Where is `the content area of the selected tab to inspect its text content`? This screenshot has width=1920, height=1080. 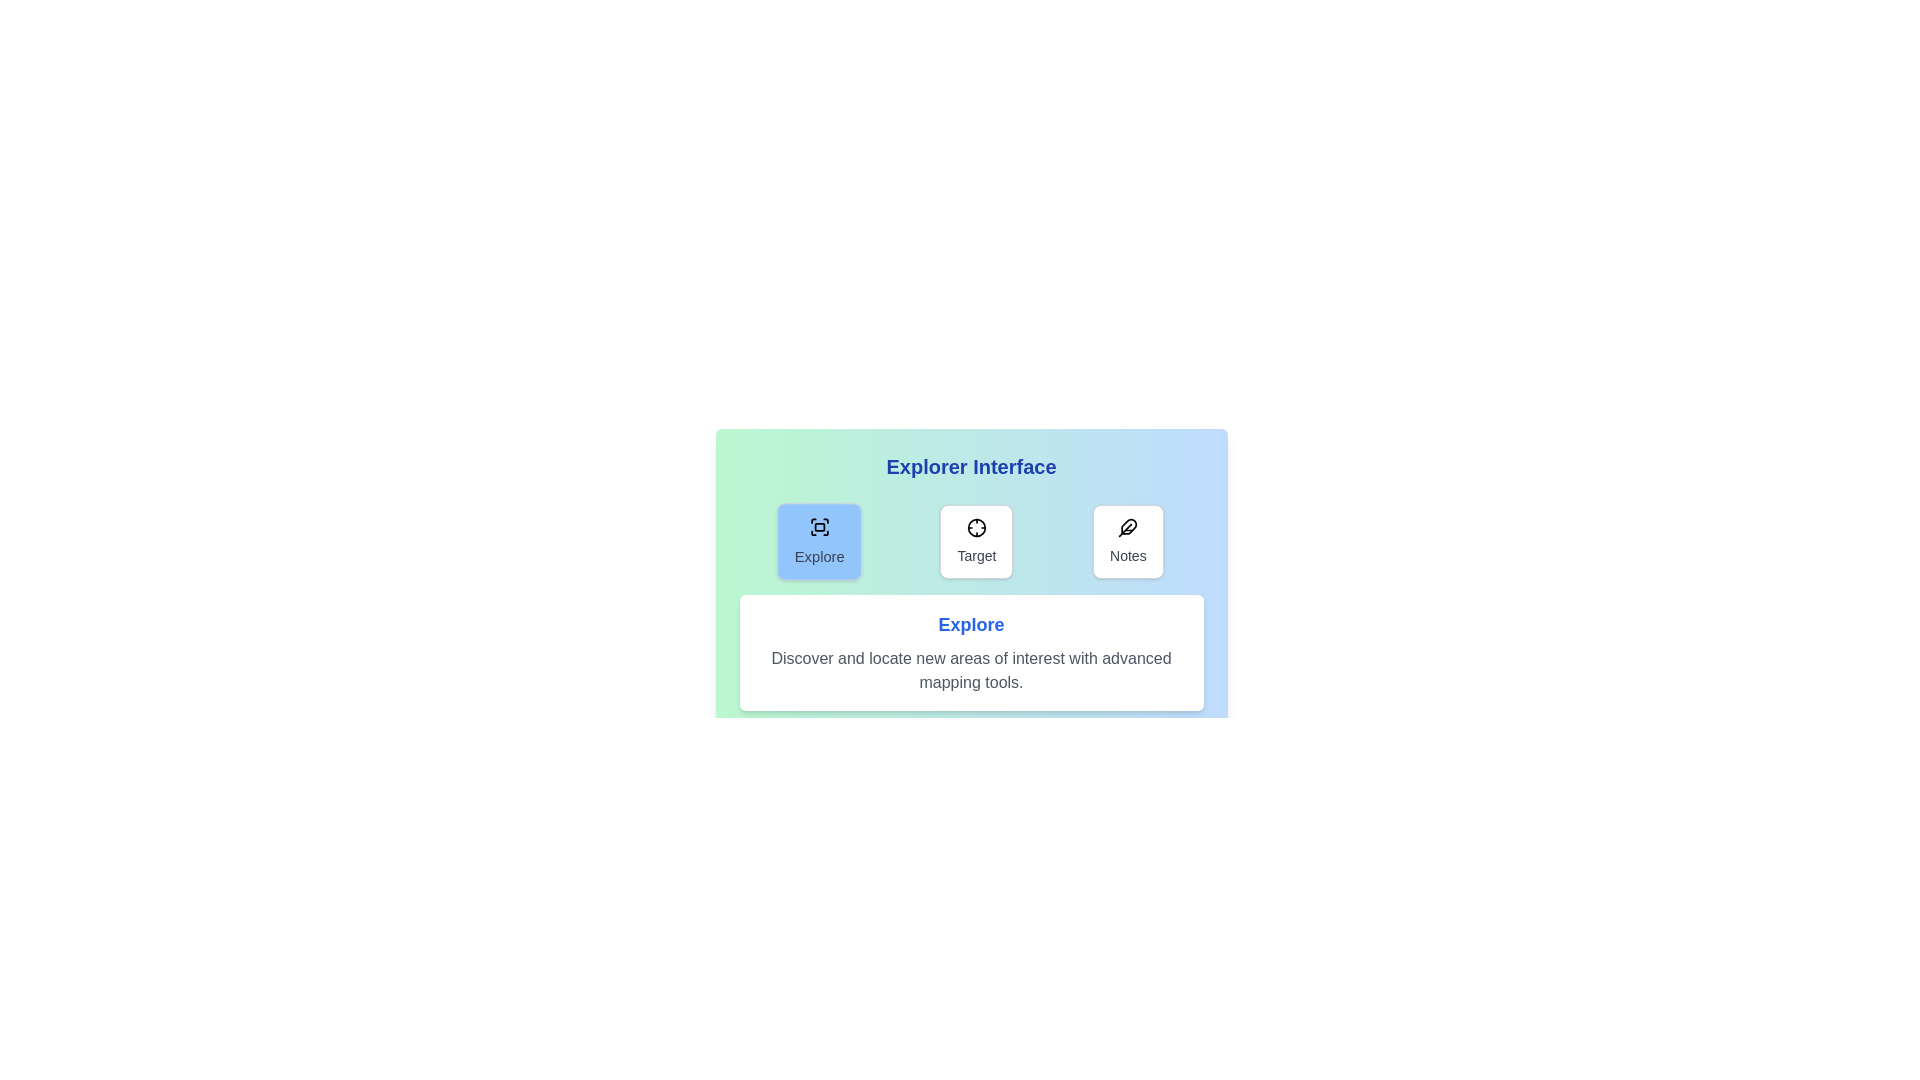
the content area of the selected tab to inspect its text content is located at coordinates (971, 652).